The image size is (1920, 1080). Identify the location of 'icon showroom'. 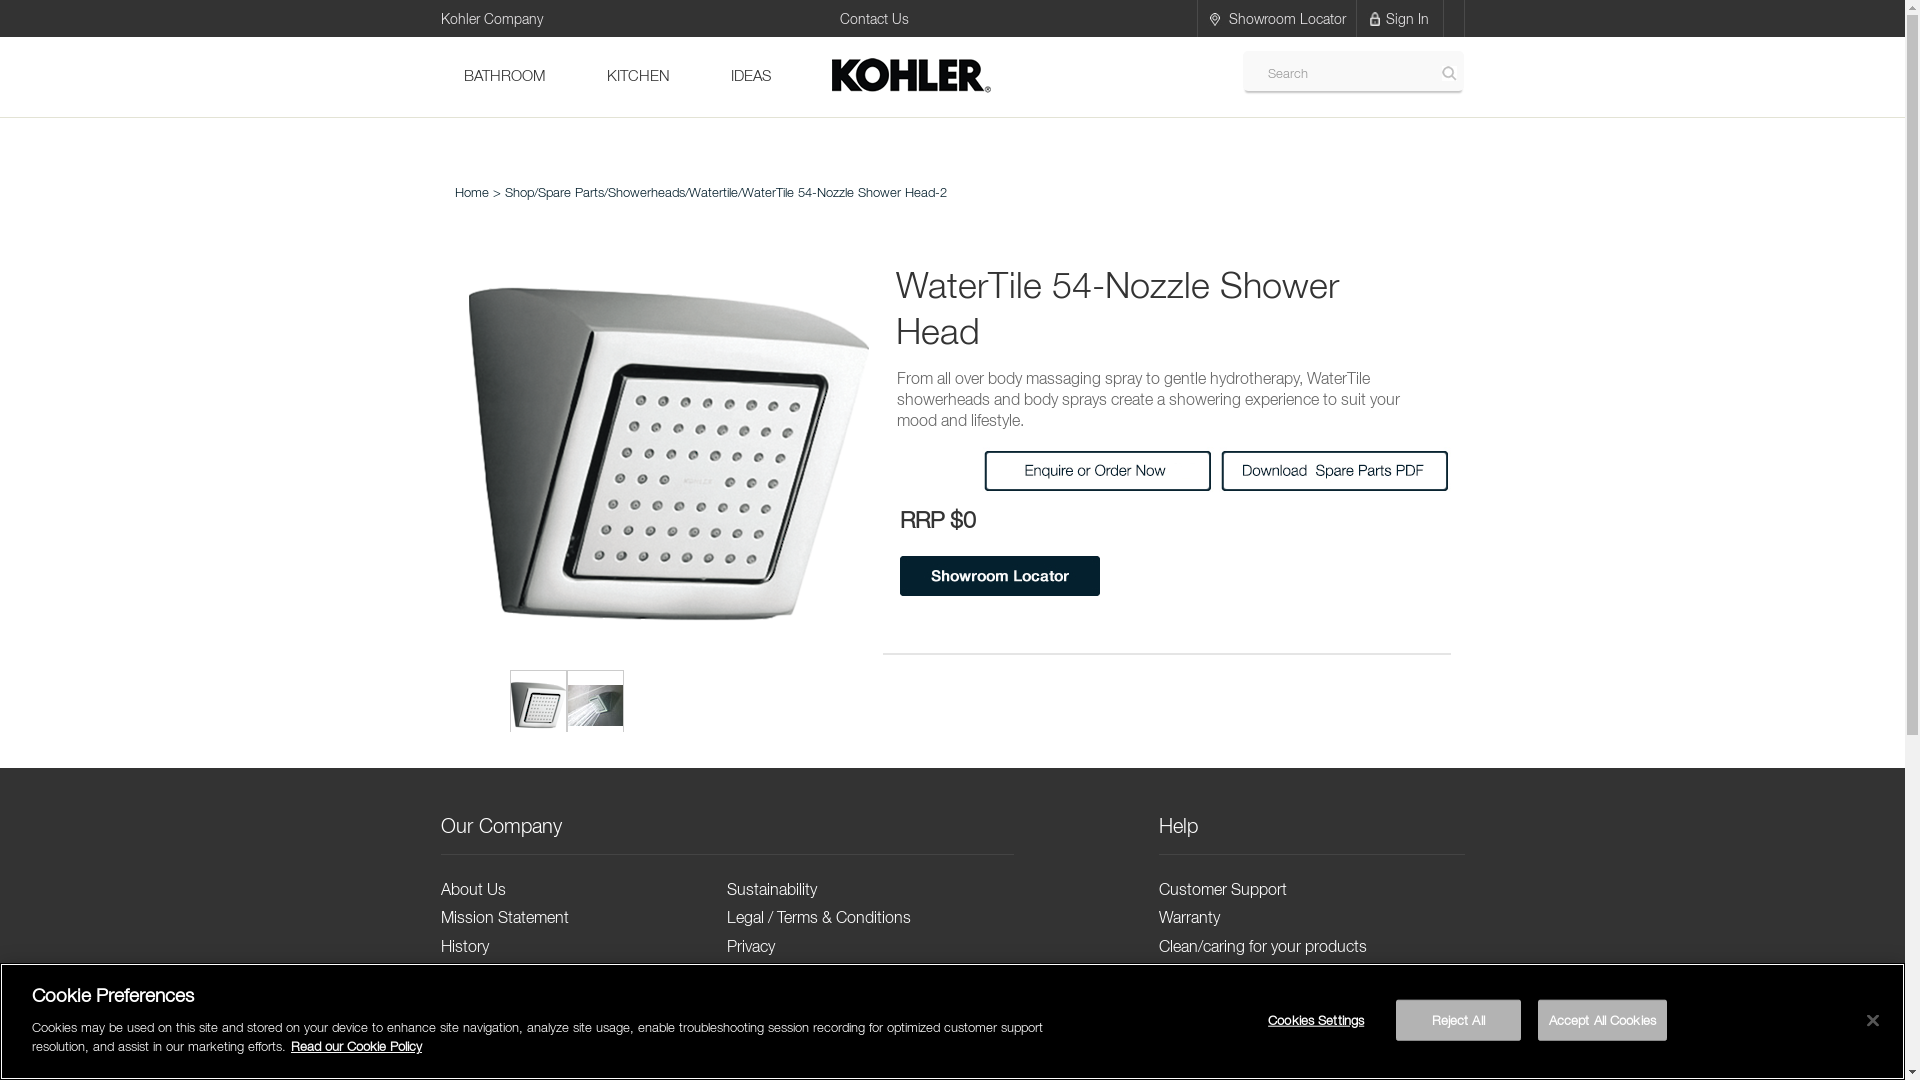
(1213, 19).